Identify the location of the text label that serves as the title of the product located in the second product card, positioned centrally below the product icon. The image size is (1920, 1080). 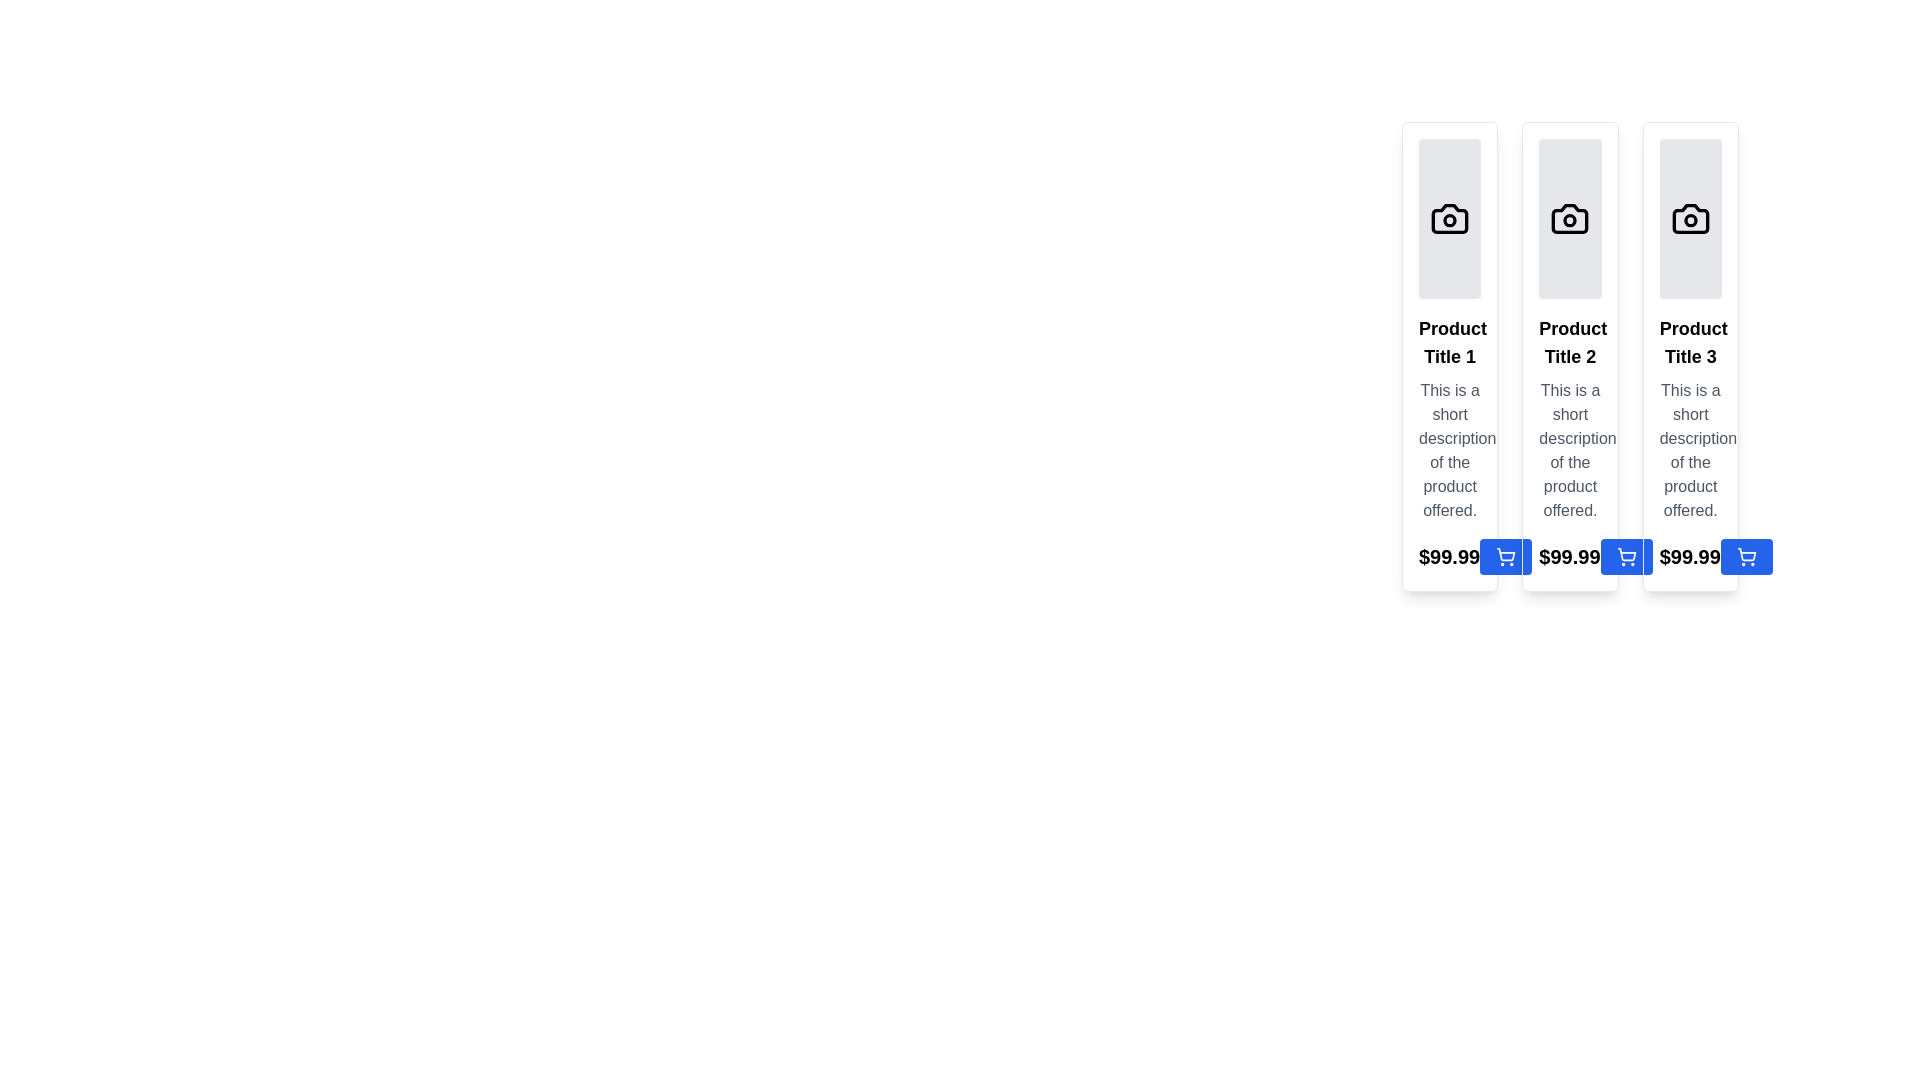
(1569, 342).